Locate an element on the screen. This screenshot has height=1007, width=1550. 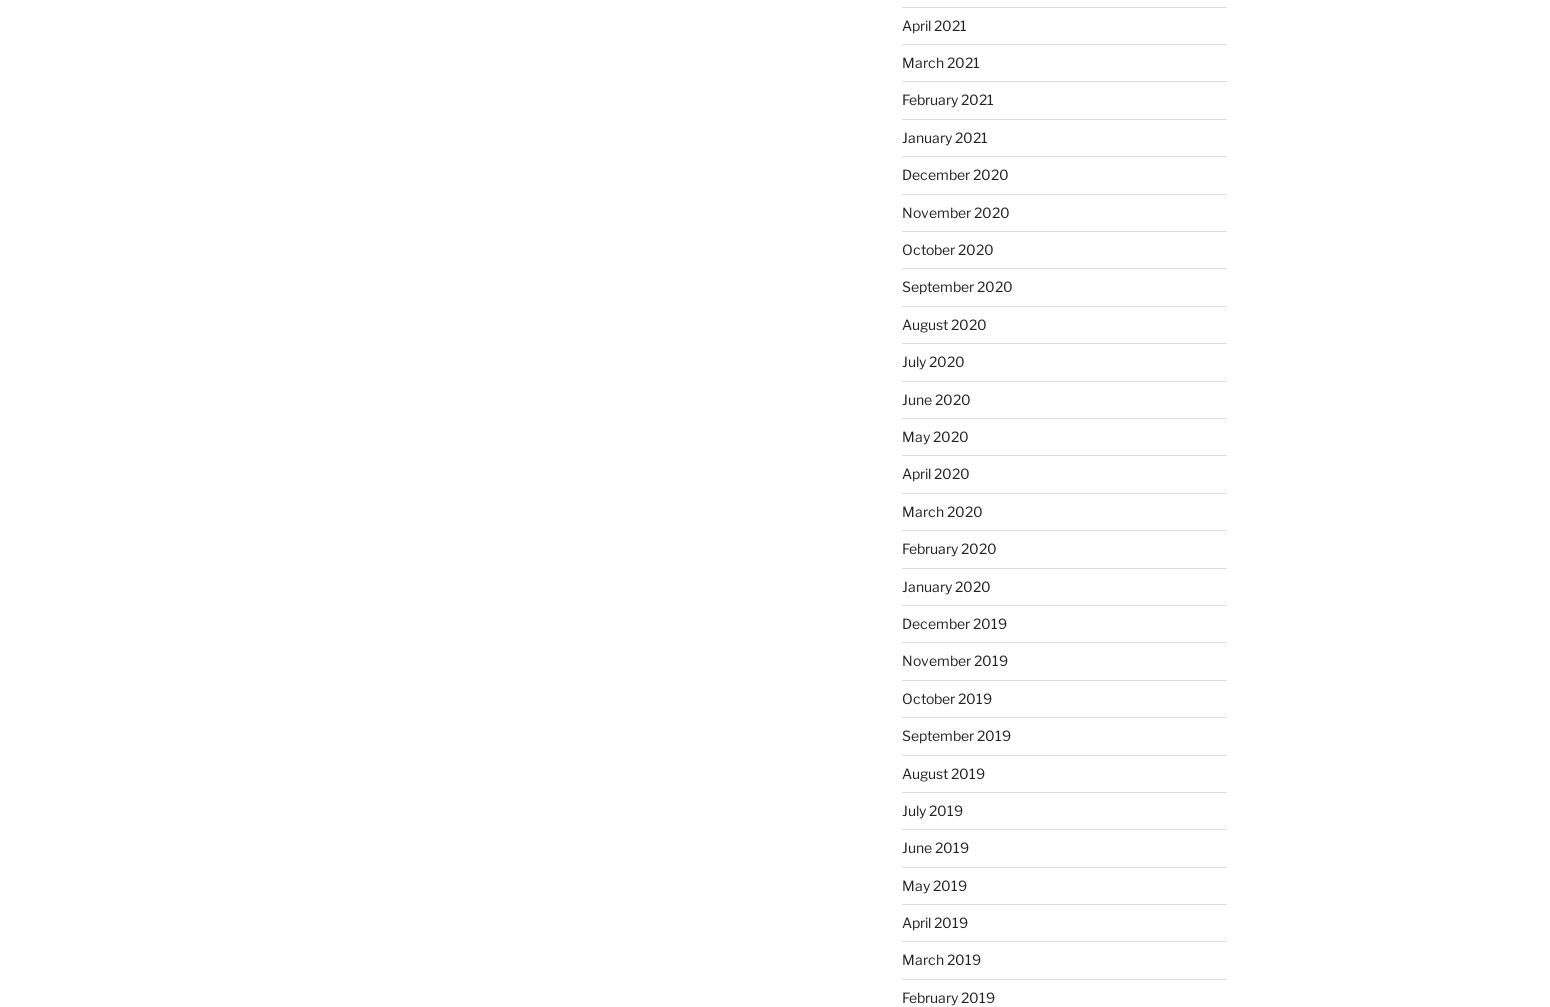
'May 2019' is located at coordinates (932, 883).